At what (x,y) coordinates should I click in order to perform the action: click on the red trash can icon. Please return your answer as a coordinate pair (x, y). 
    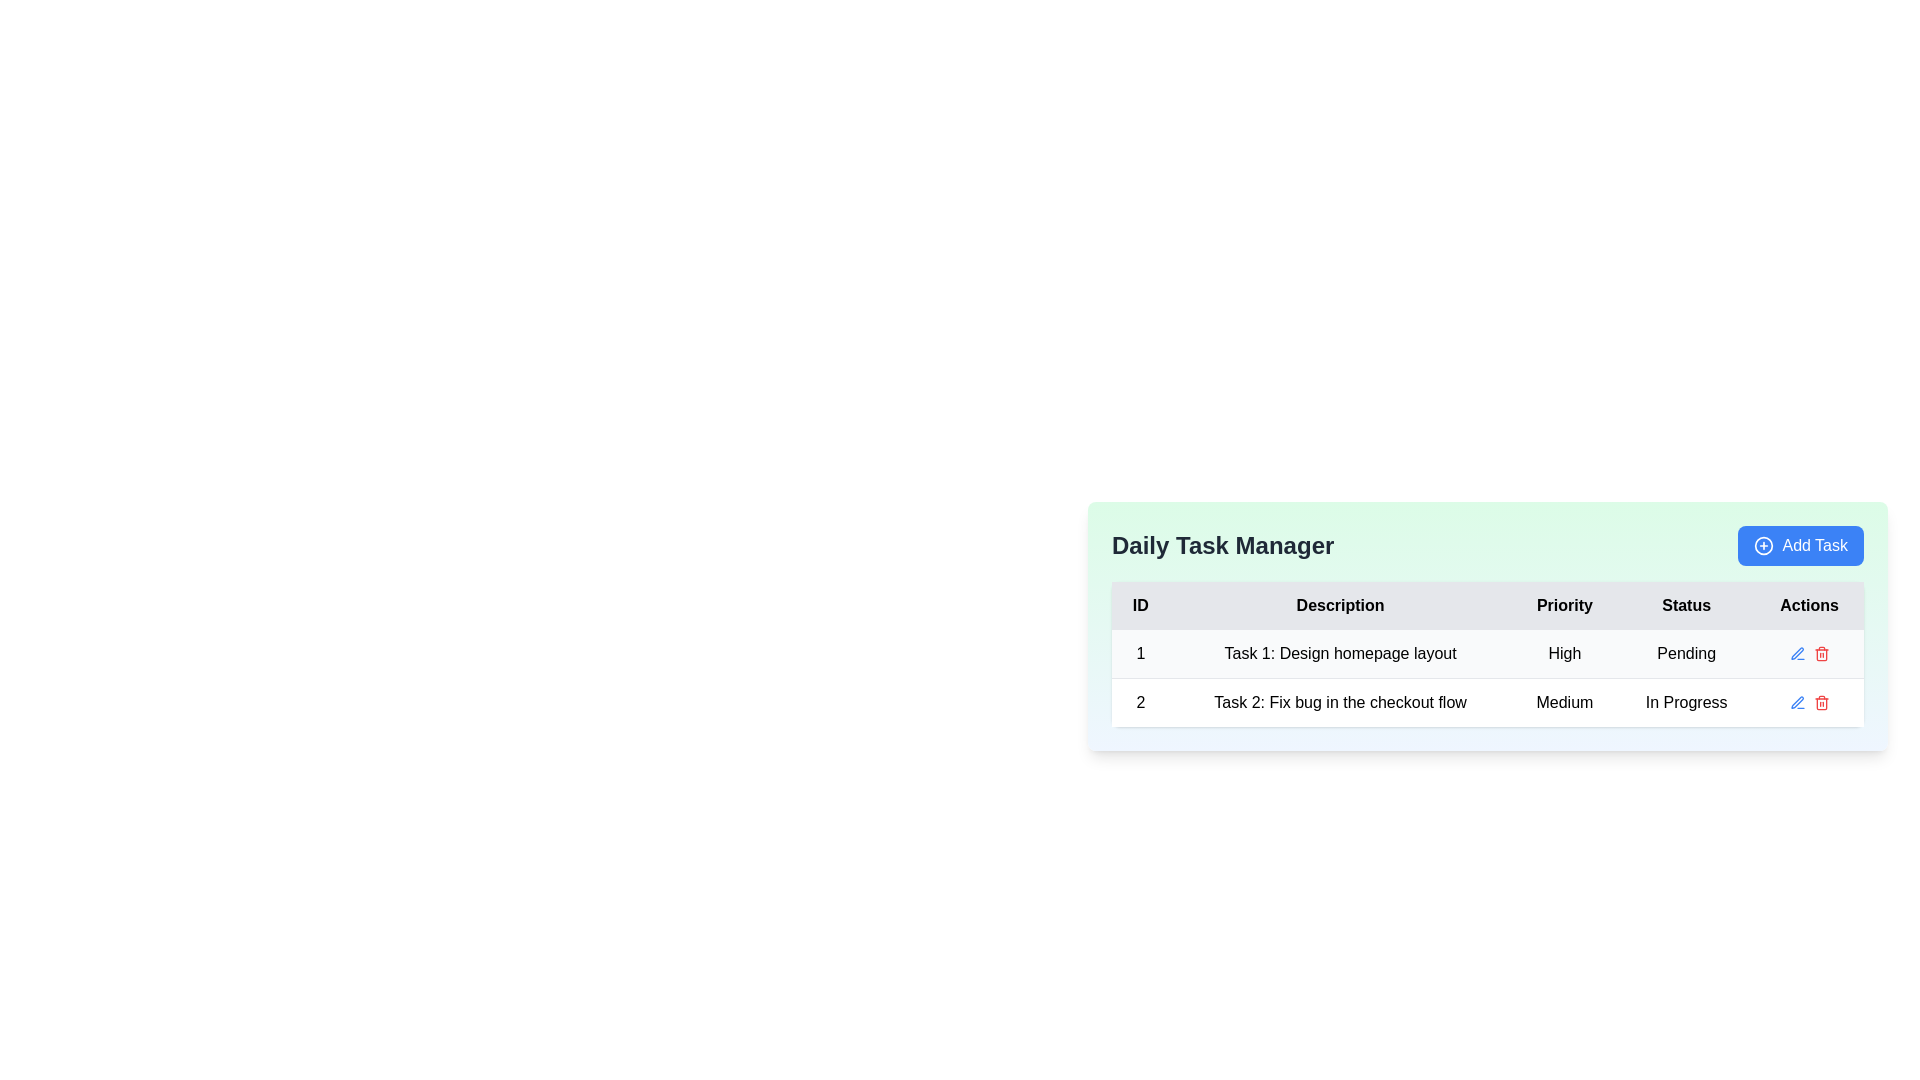
    Looking at the image, I should click on (1821, 654).